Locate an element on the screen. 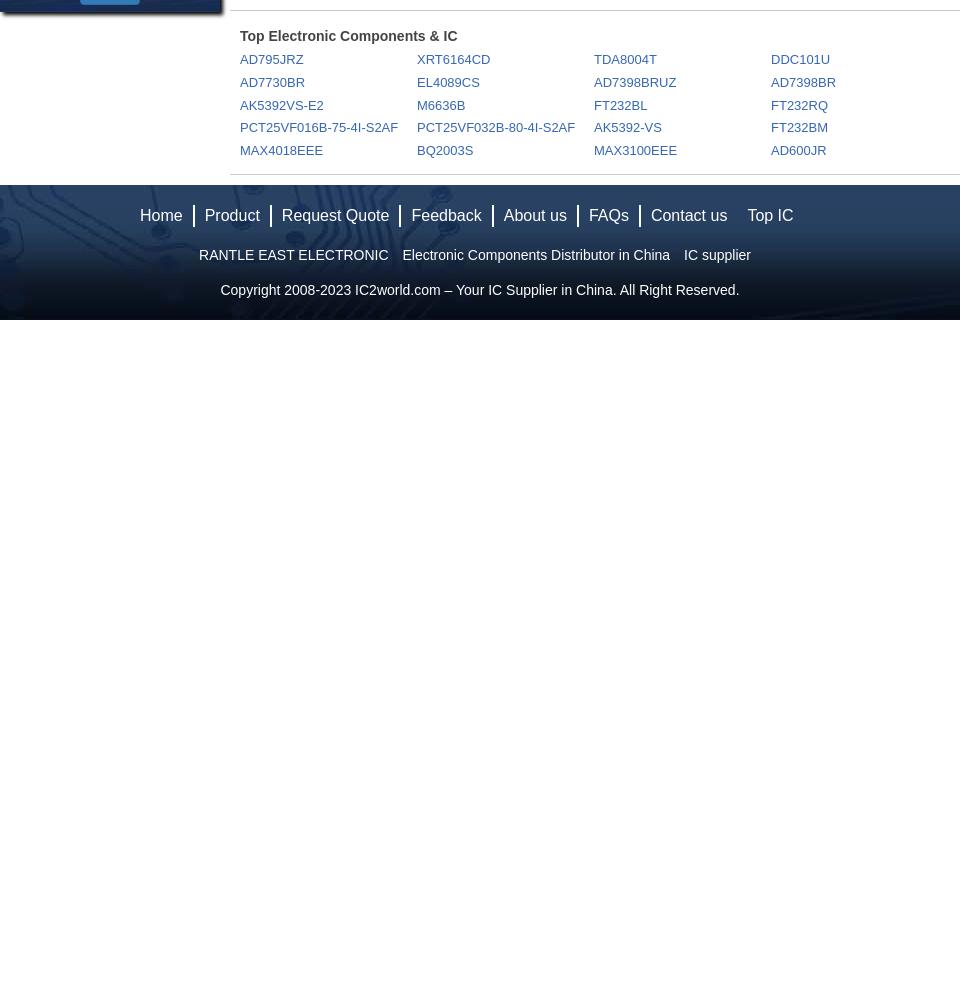 This screenshot has width=960, height=1000. 'Electronic Components Distributor in China' is located at coordinates (534, 255).